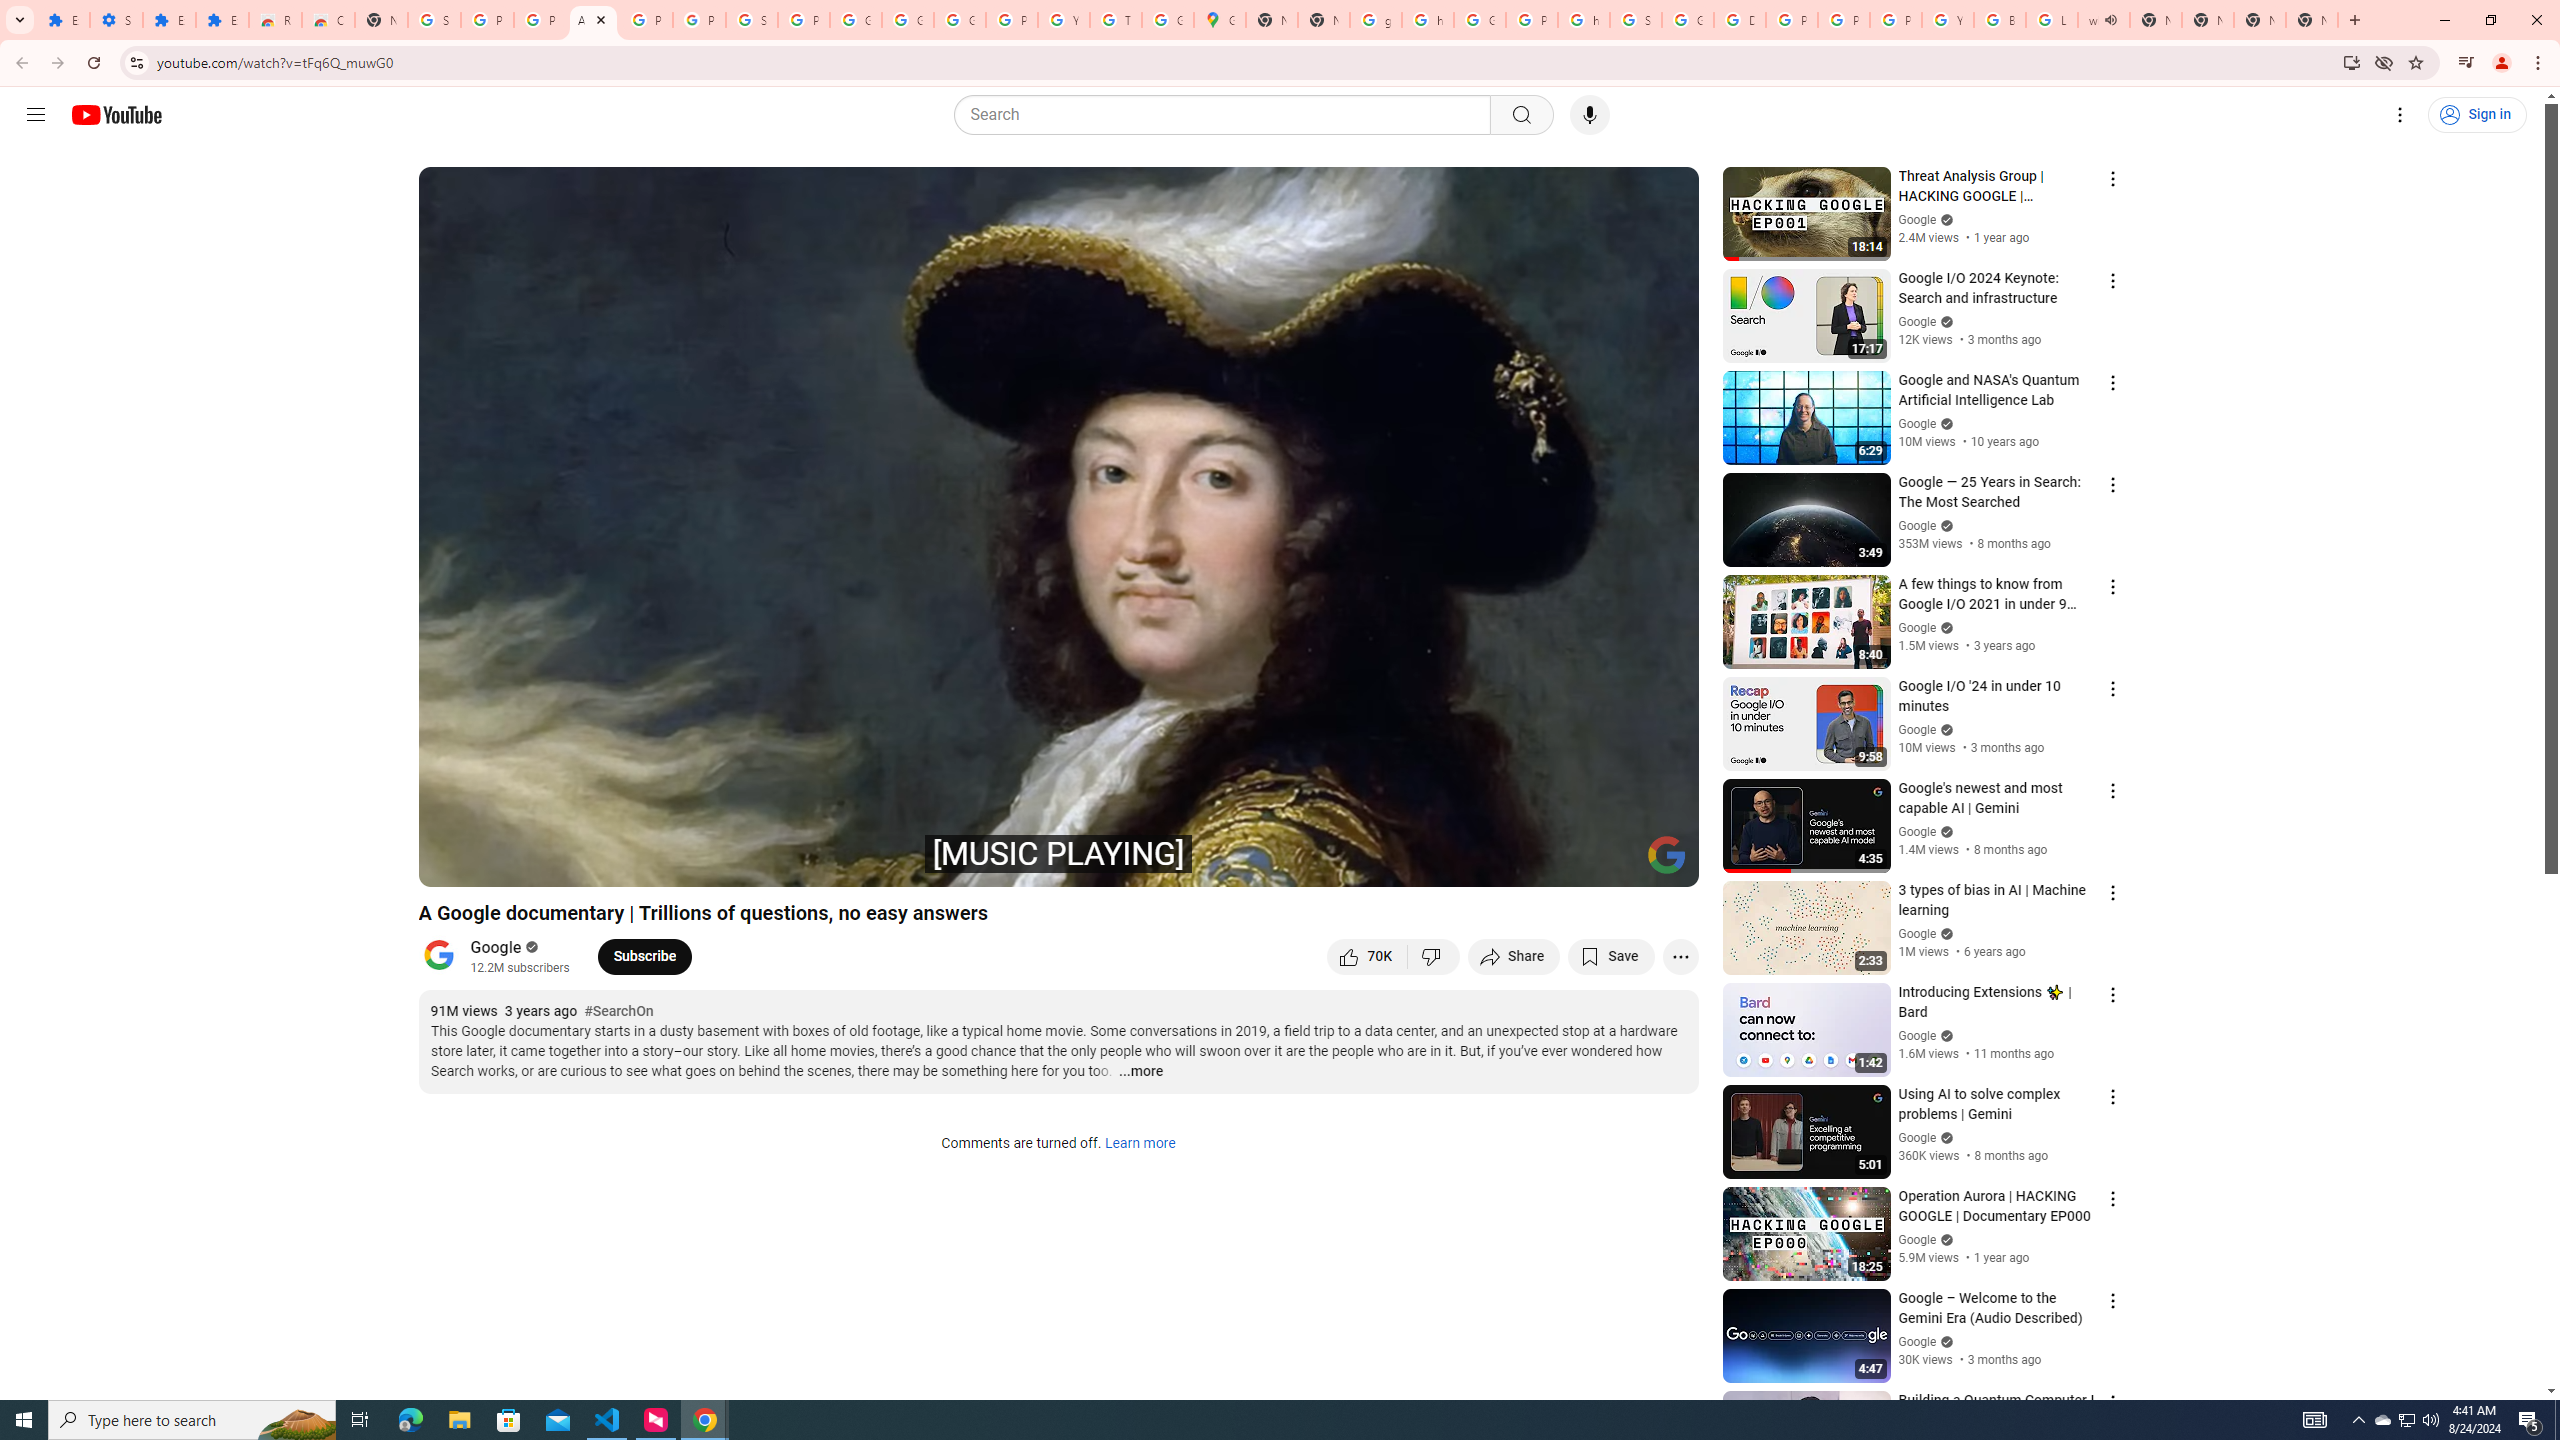  What do you see at coordinates (115, 114) in the screenshot?
I see `'YouTube Home'` at bounding box center [115, 114].